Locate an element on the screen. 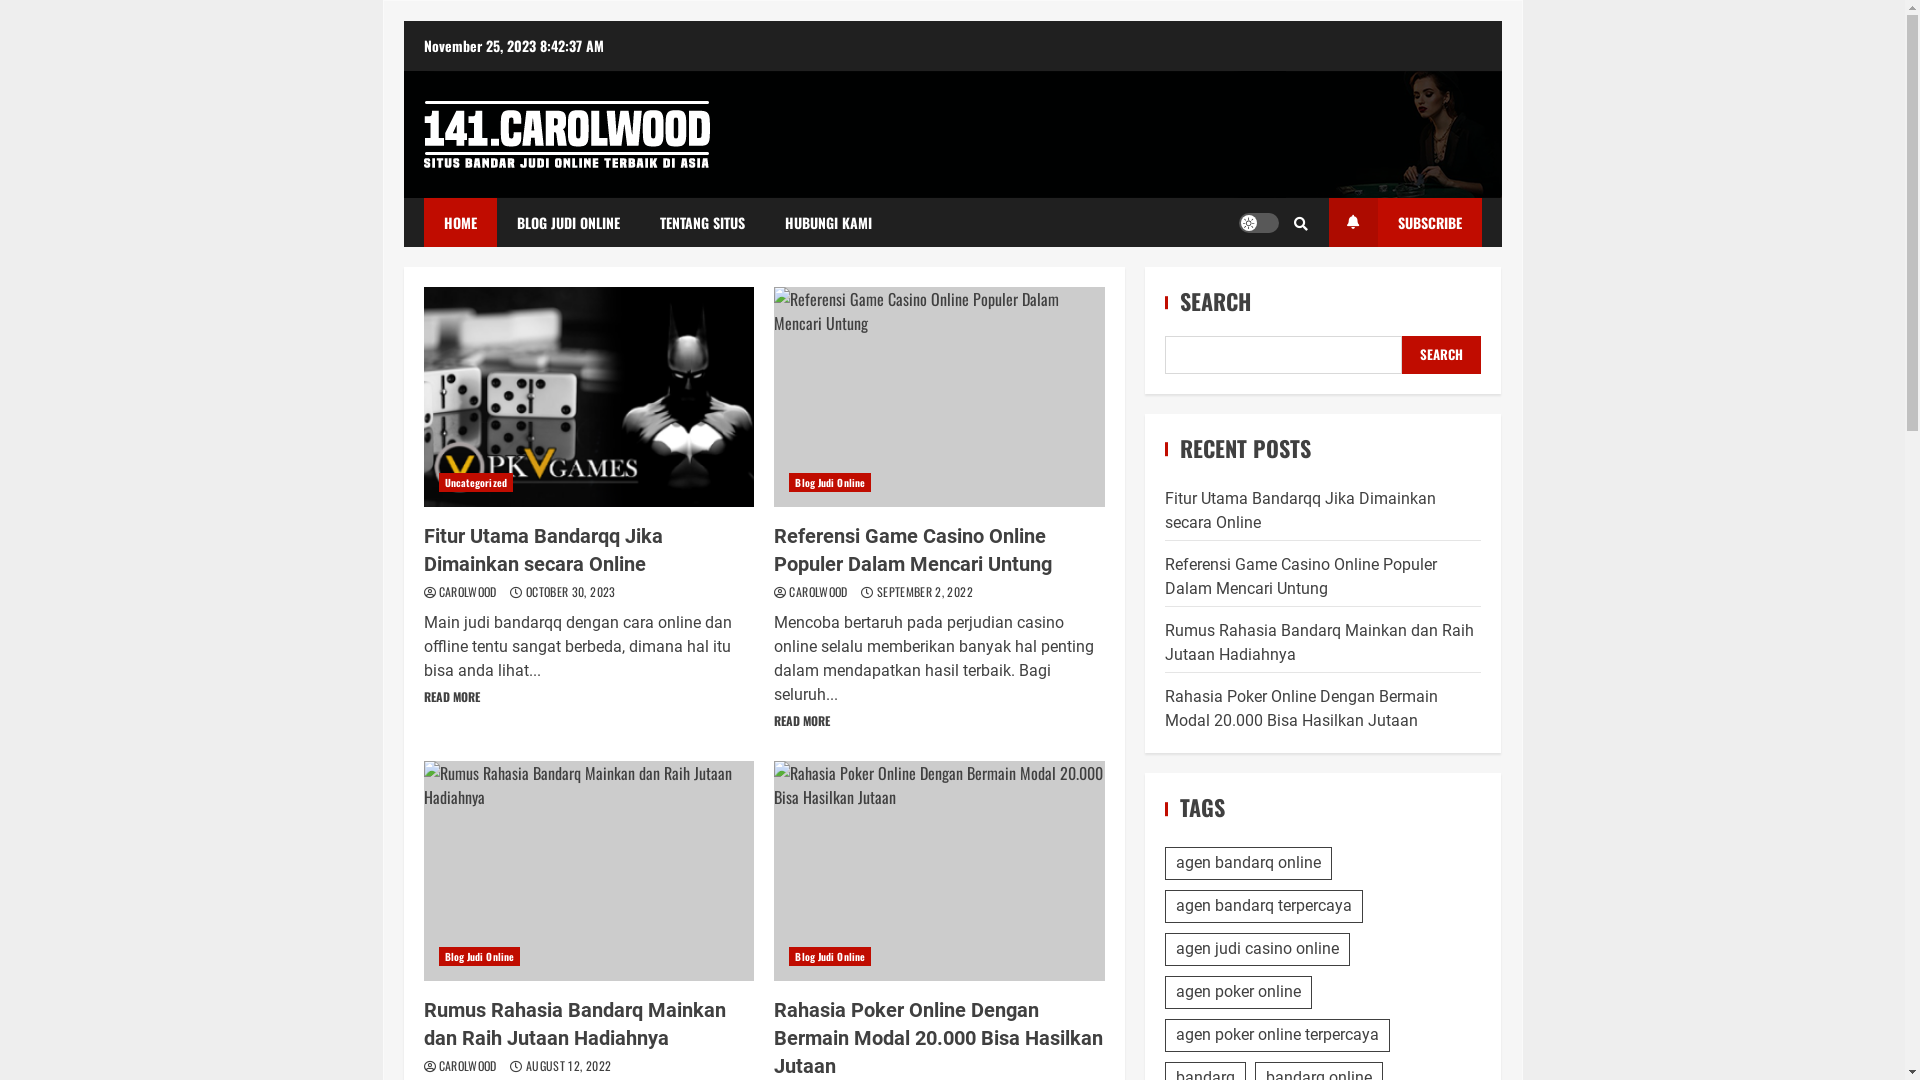 The height and width of the screenshot is (1080, 1920). 'TENTANG SITUS' is located at coordinates (702, 222).